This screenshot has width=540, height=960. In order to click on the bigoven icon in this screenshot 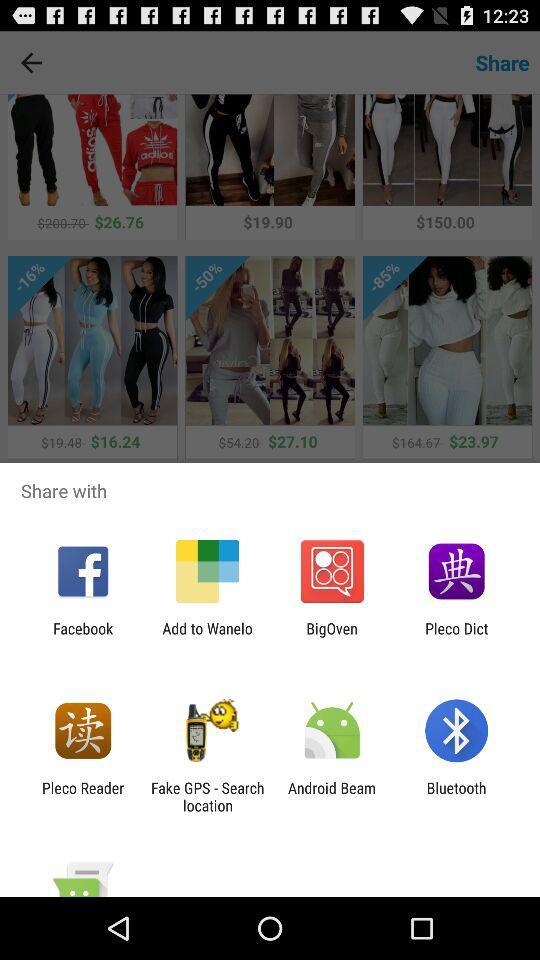, I will do `click(332, 636)`.